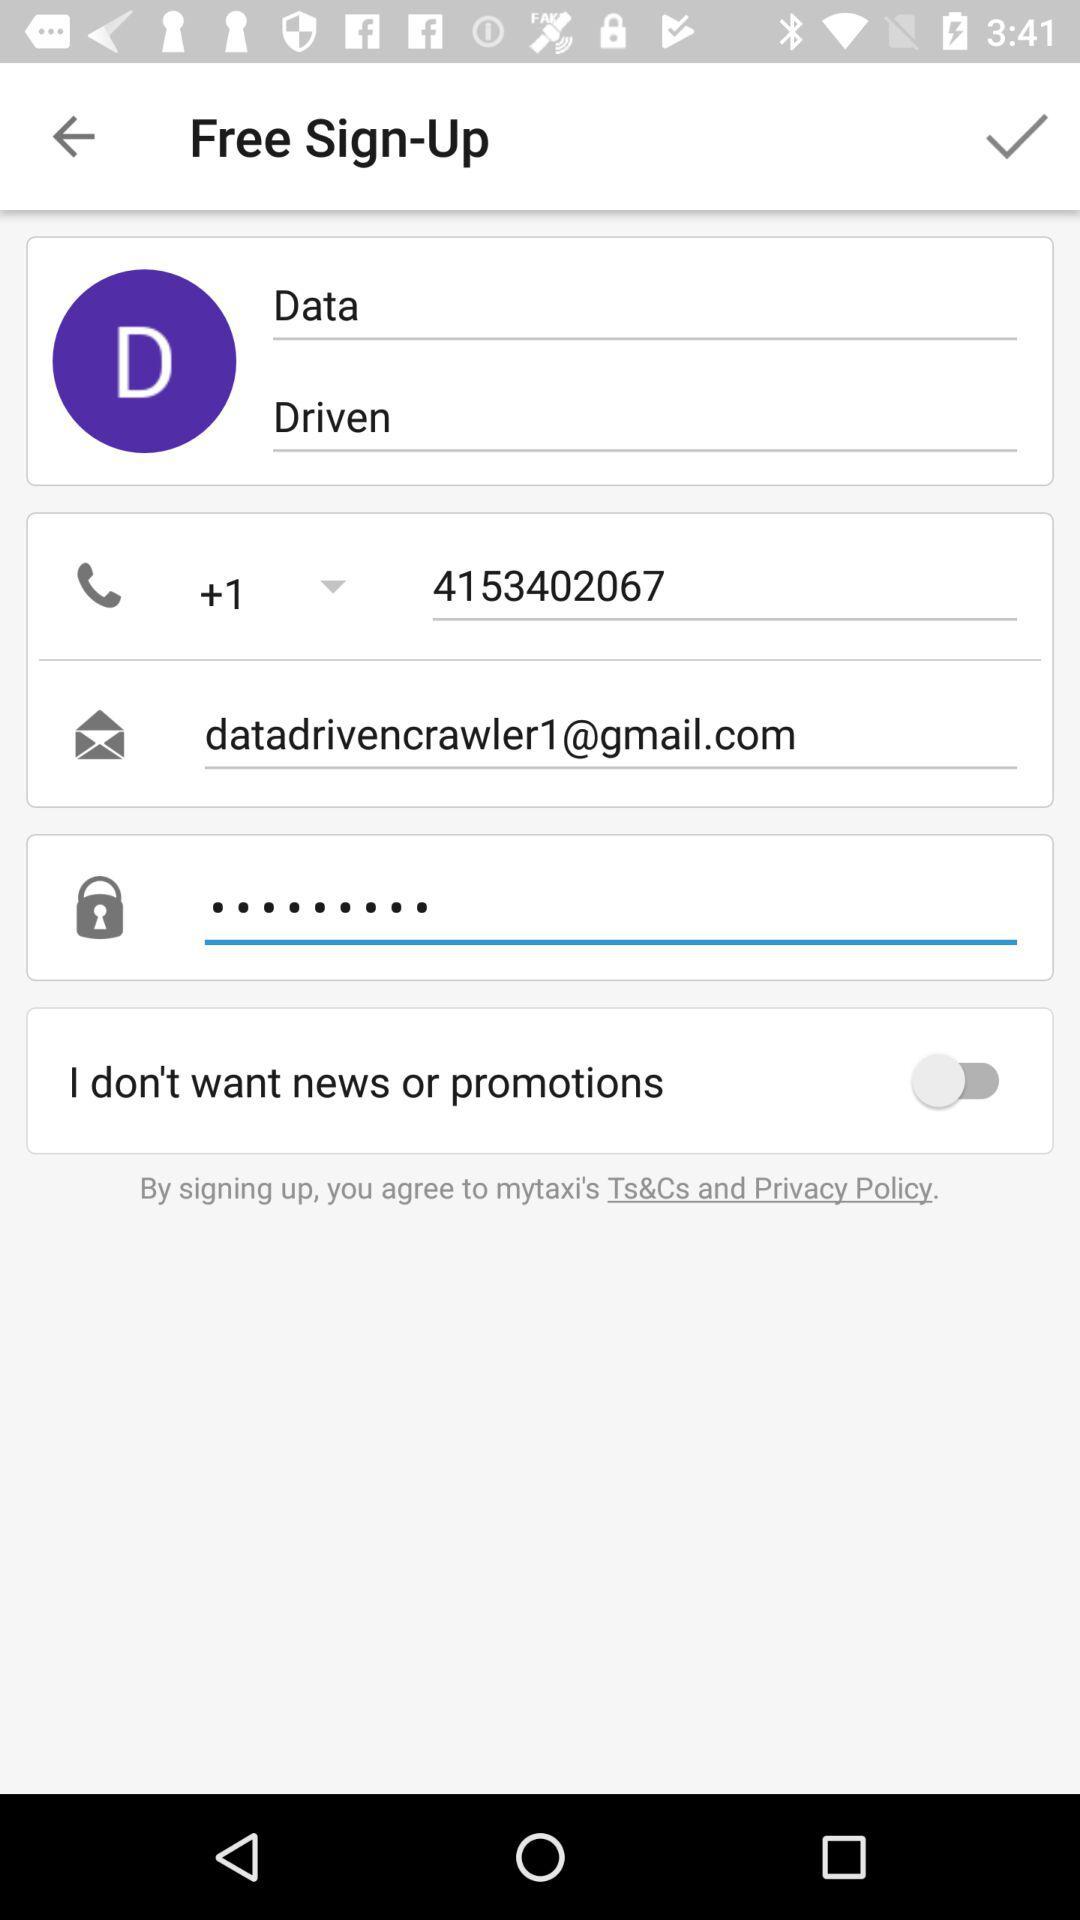 Image resolution: width=1080 pixels, height=1920 pixels. Describe the element at coordinates (964, 1079) in the screenshot. I see `icon below crowd3116` at that location.